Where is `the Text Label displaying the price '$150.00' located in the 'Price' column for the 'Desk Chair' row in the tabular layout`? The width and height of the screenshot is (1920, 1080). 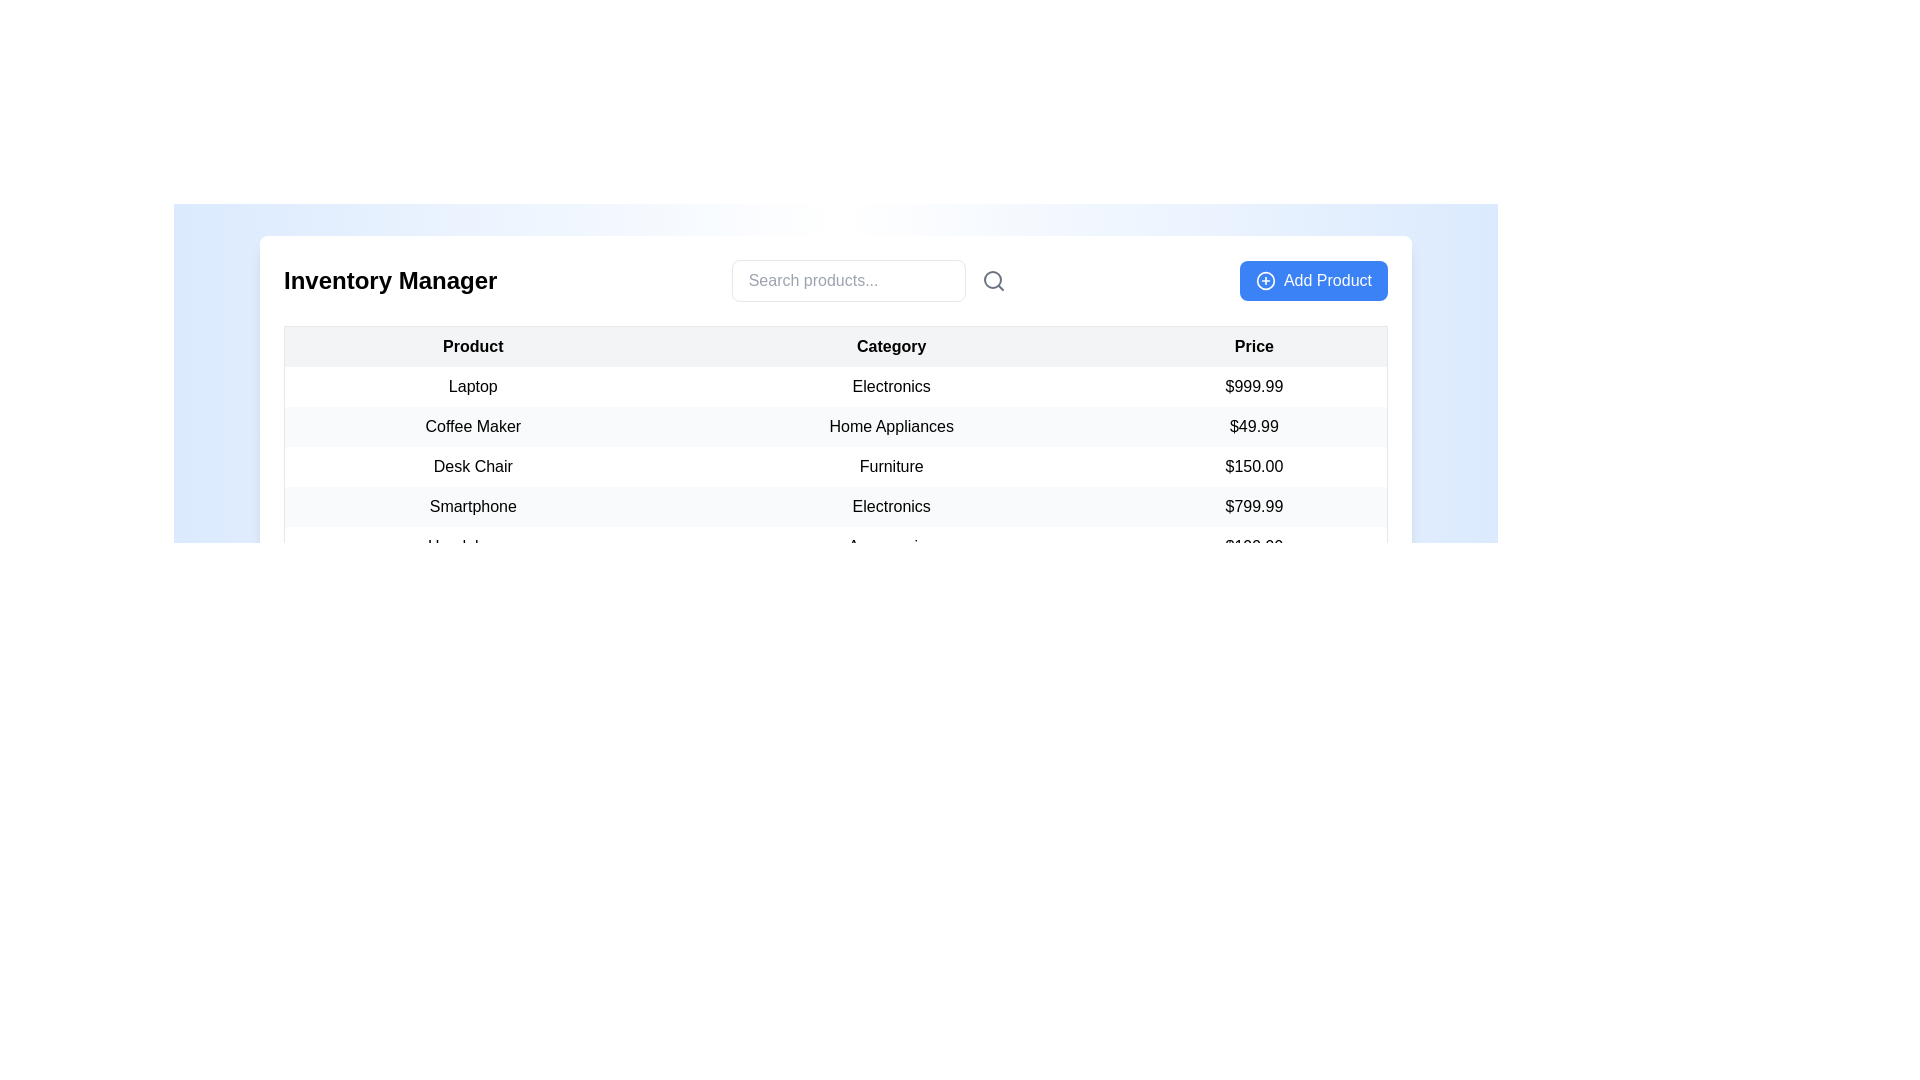
the Text Label displaying the price '$150.00' located in the 'Price' column for the 'Desk Chair' row in the tabular layout is located at coordinates (1253, 466).